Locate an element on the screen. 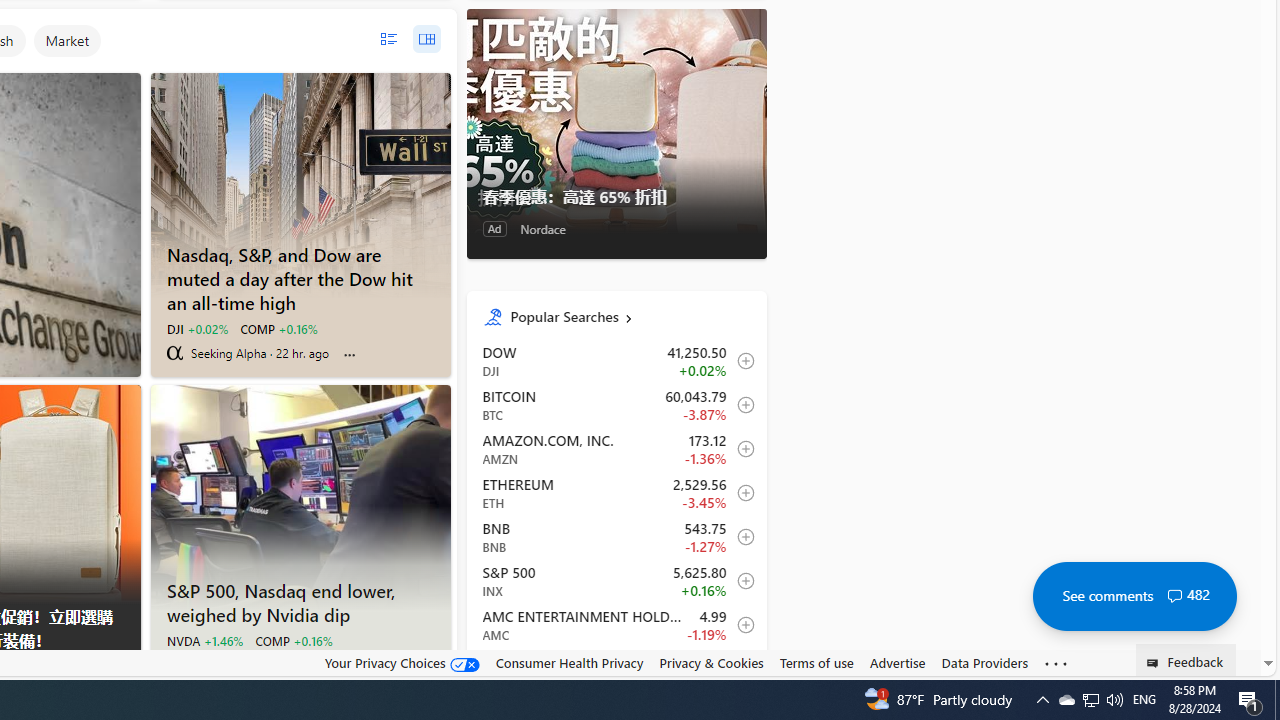 Image resolution: width=1280 pixels, height=720 pixels. 'Privacy & Cookies' is located at coordinates (711, 662).